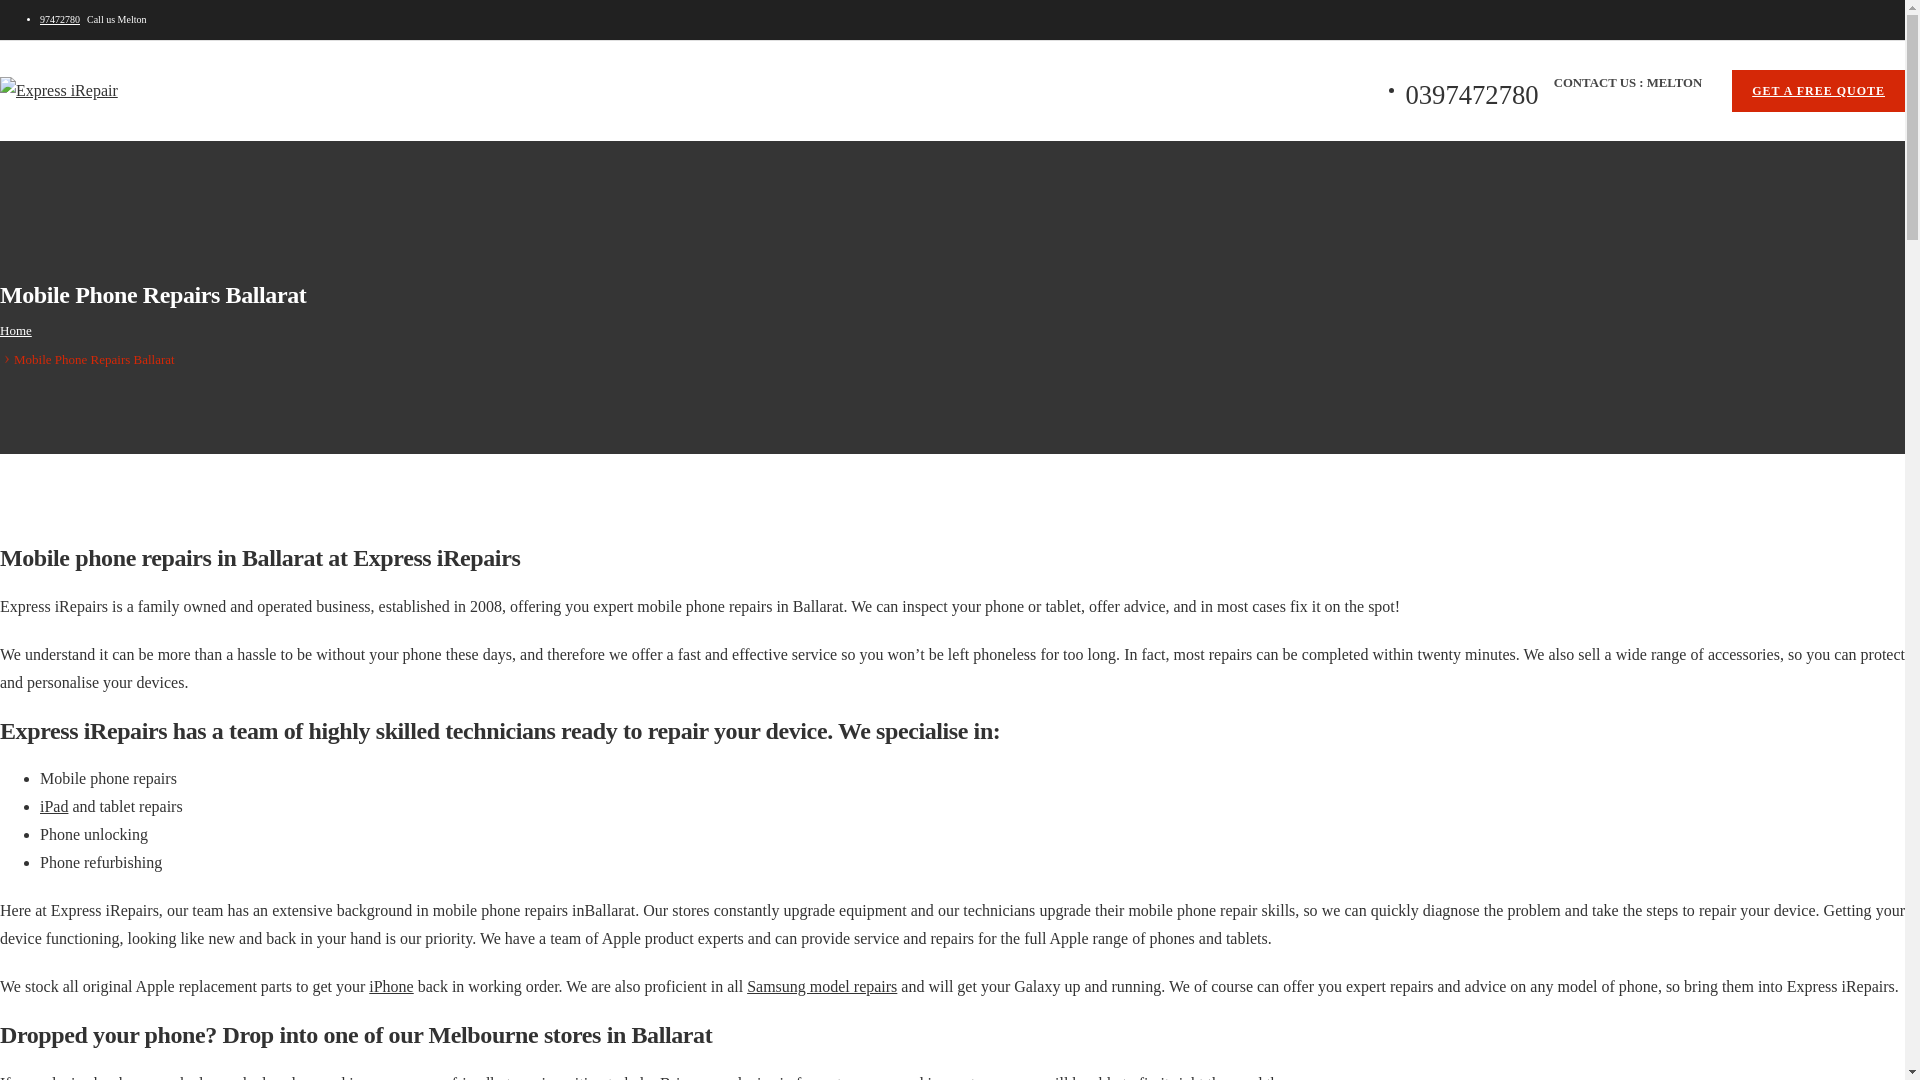 Image resolution: width=1920 pixels, height=1080 pixels. I want to click on 'HOME', so click(68, 169).